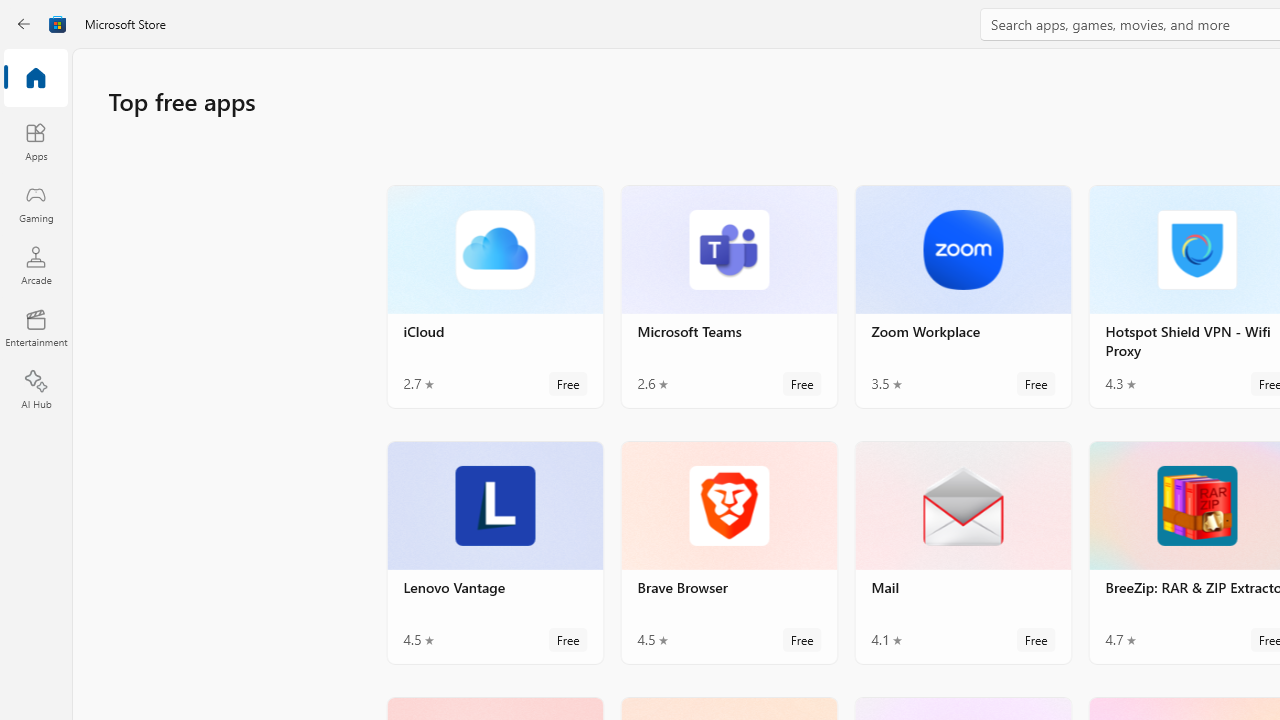  Describe the element at coordinates (35, 203) in the screenshot. I see `'Gaming'` at that location.